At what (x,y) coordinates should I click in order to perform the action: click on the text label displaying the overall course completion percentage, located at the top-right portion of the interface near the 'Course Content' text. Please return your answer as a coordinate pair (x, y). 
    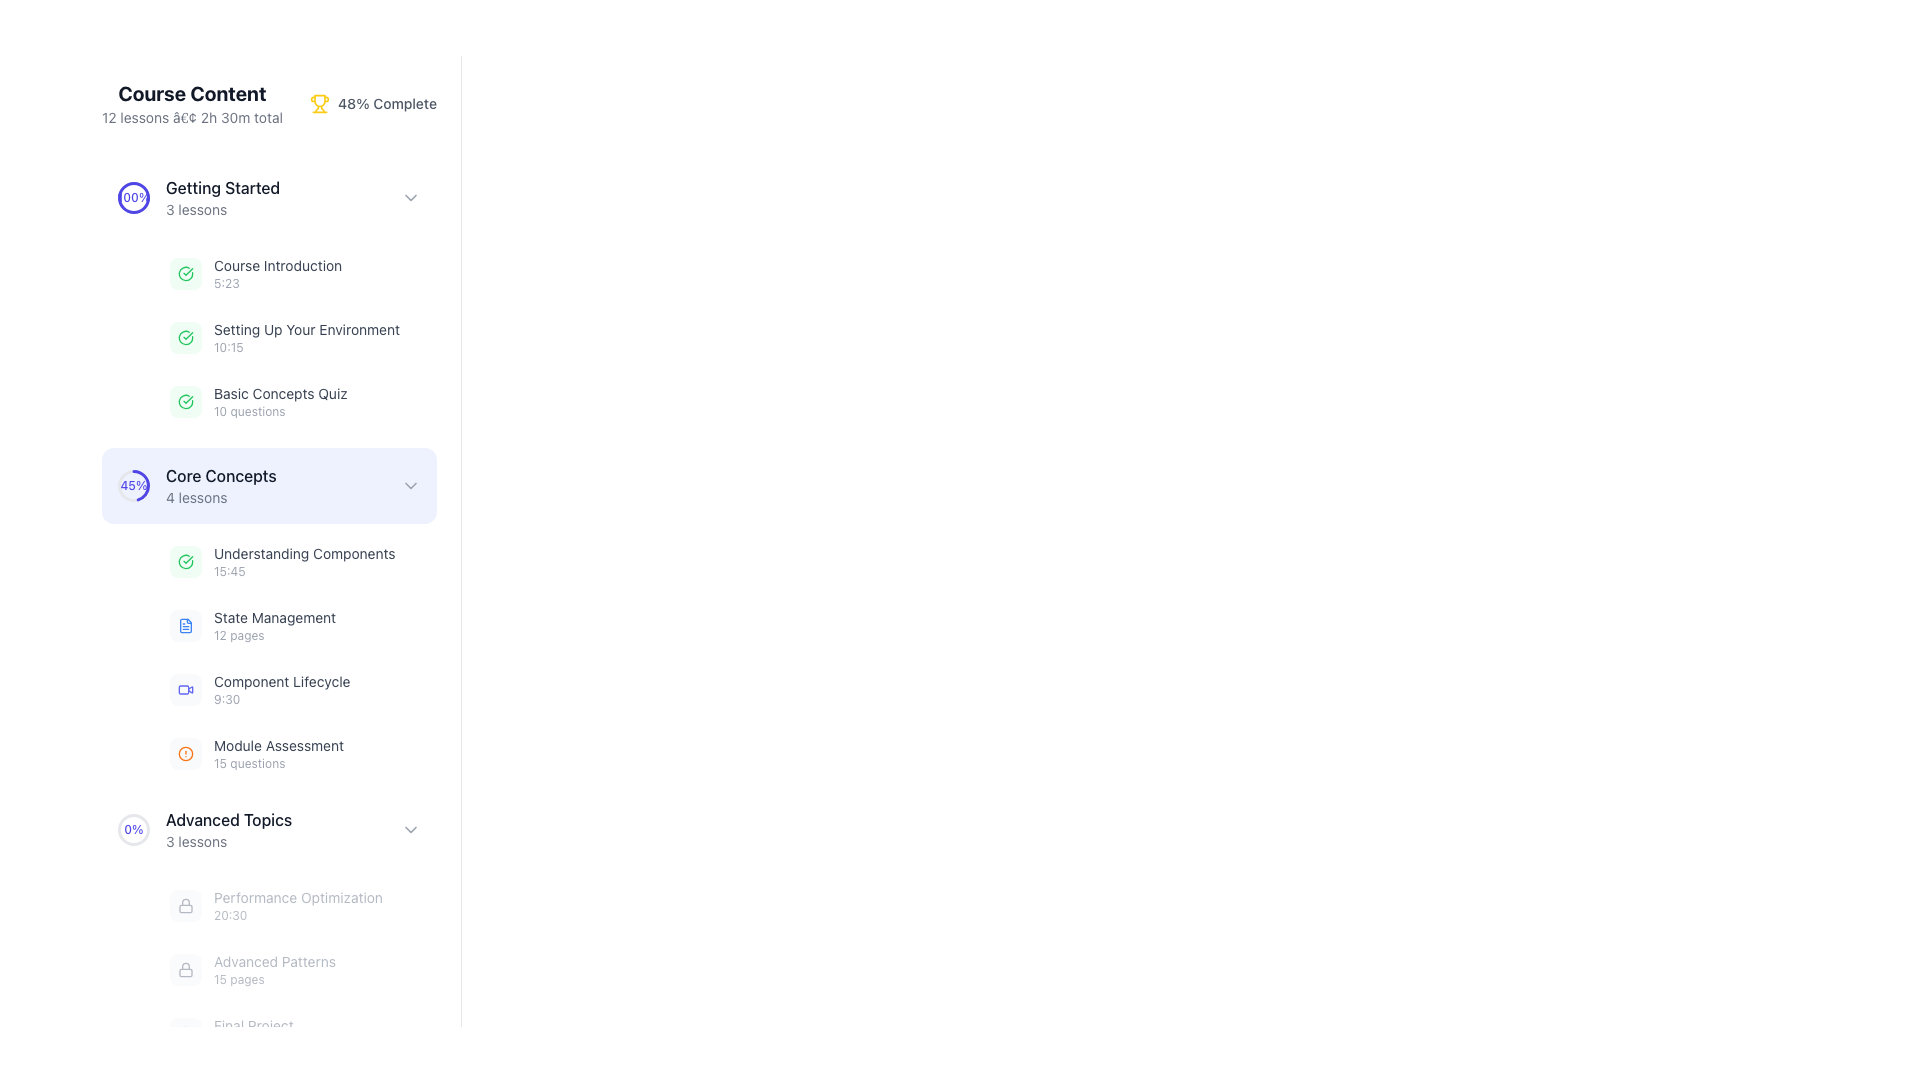
    Looking at the image, I should click on (387, 104).